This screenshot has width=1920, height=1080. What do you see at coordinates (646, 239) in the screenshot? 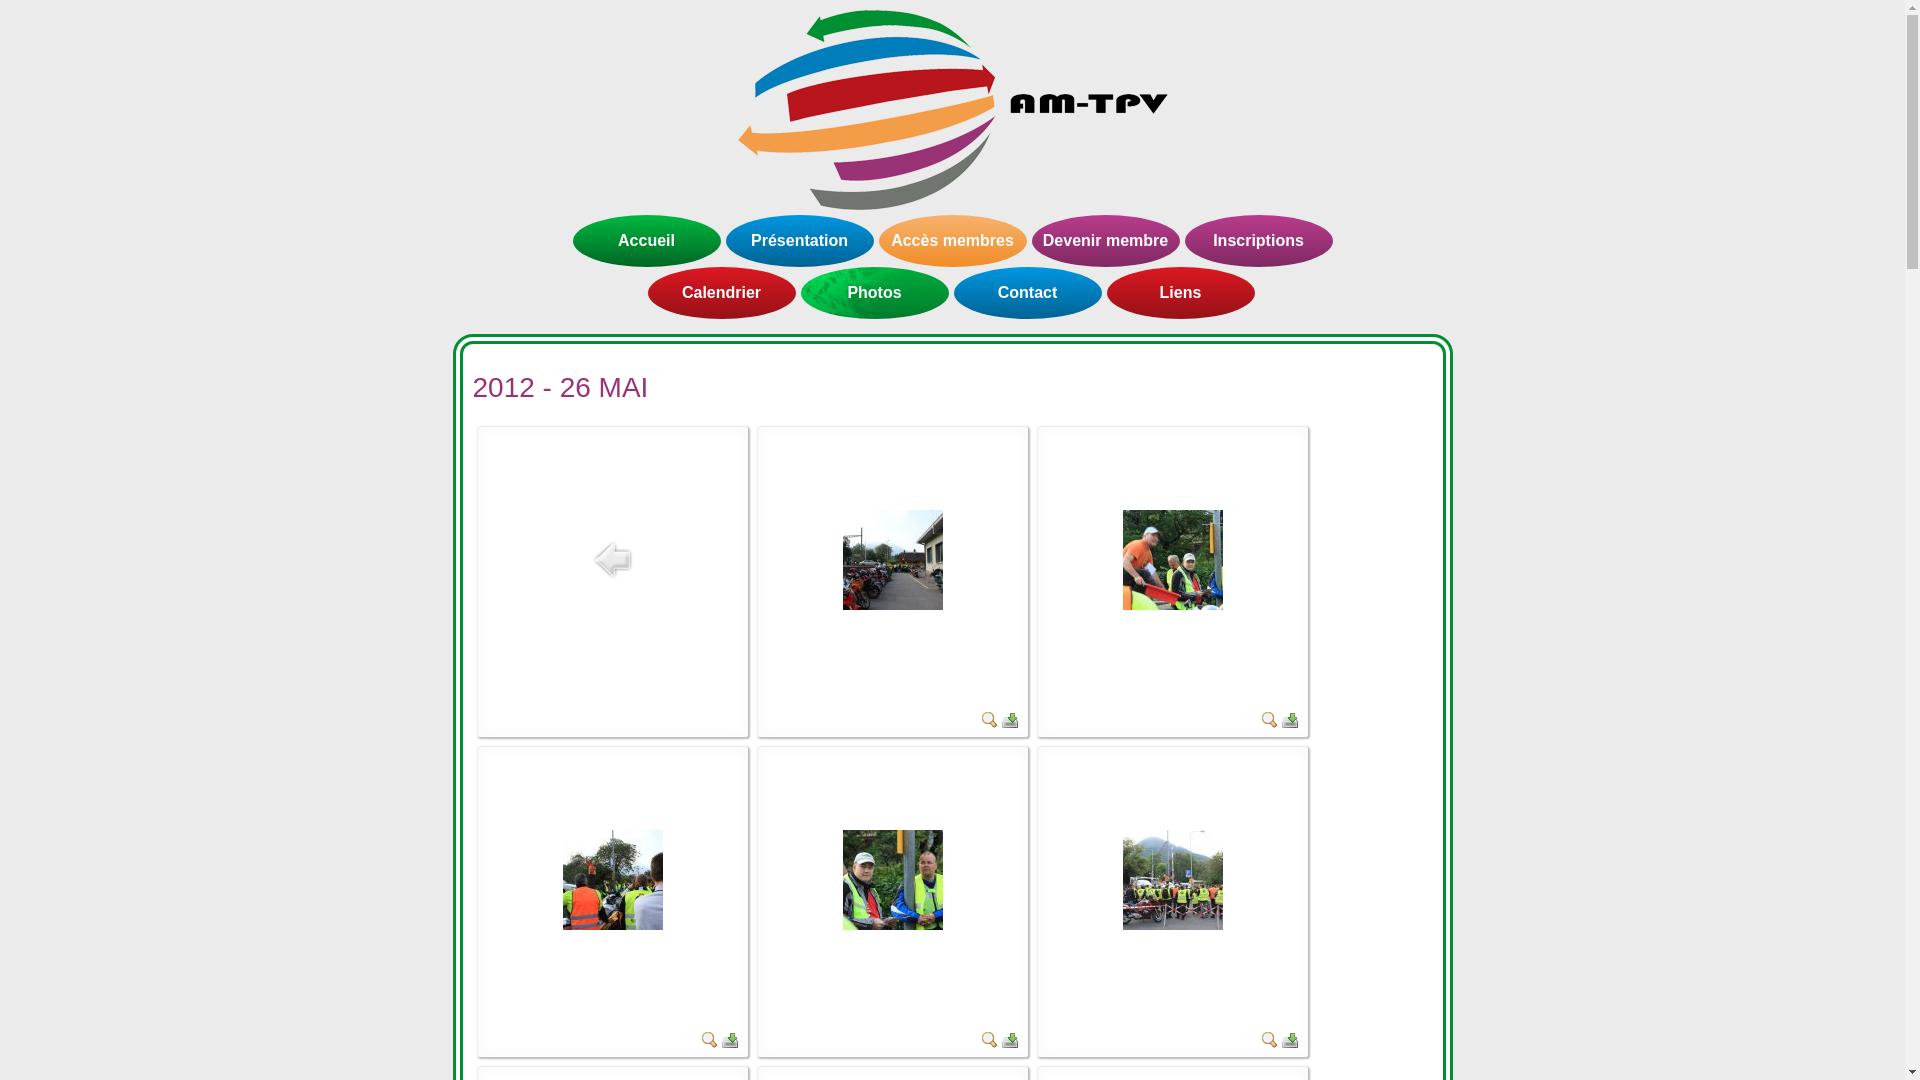
I see `'Accueil'` at bounding box center [646, 239].